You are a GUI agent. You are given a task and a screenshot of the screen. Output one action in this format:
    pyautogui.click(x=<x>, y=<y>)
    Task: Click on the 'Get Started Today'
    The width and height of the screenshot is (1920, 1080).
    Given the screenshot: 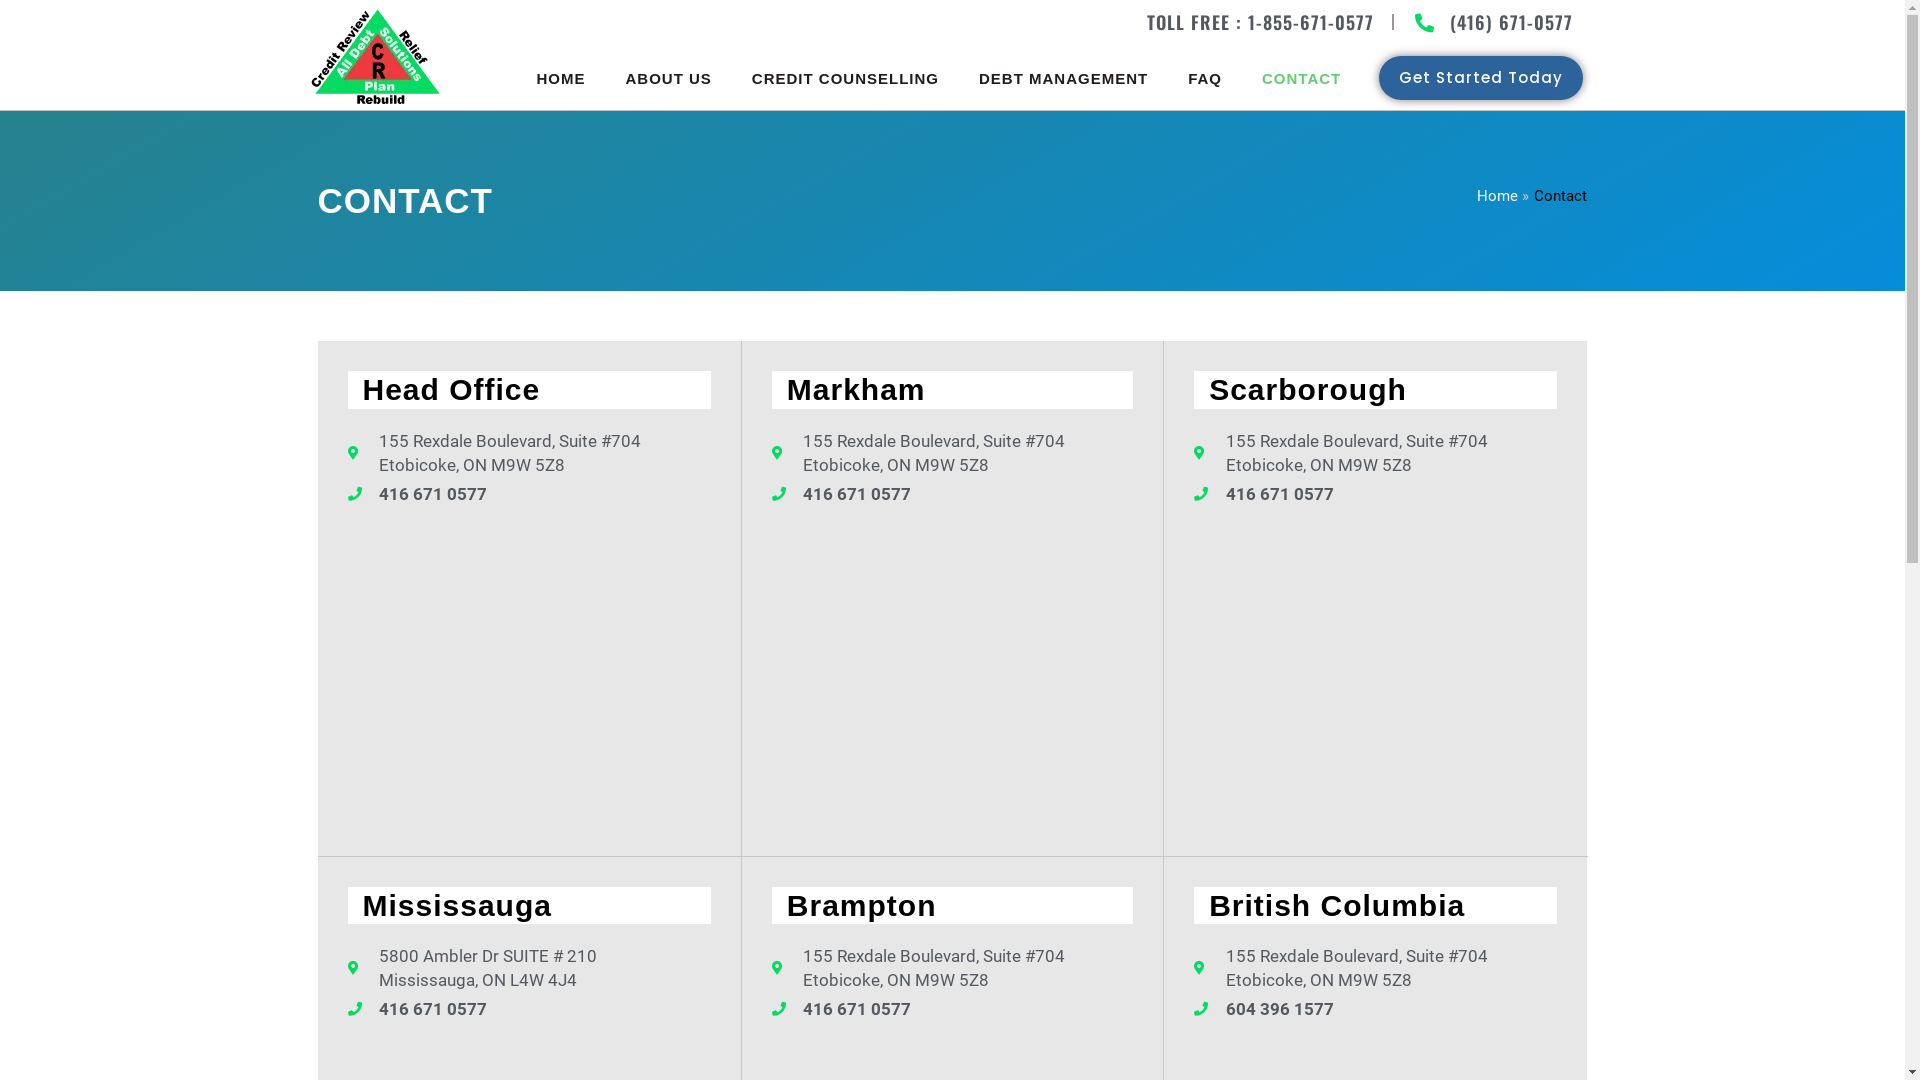 What is the action you would take?
    pyautogui.click(x=1377, y=76)
    